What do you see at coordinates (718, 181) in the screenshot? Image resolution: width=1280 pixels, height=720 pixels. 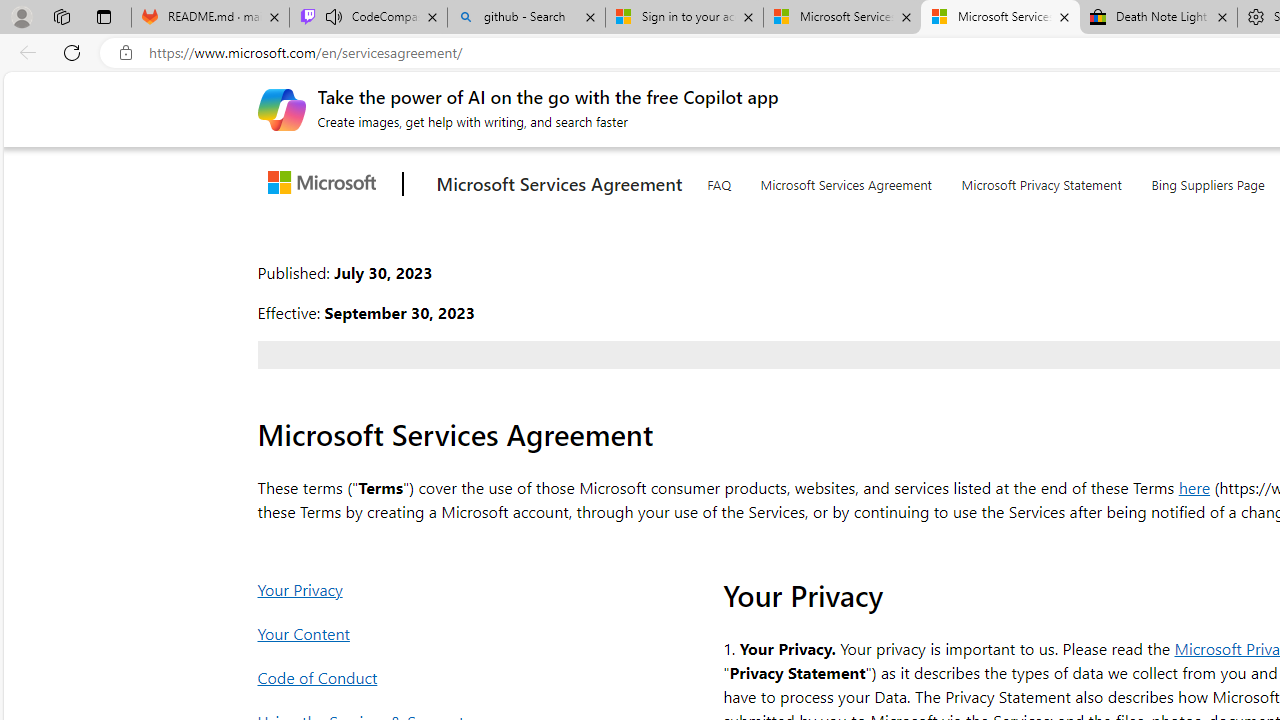 I see `'FAQ'` at bounding box center [718, 181].